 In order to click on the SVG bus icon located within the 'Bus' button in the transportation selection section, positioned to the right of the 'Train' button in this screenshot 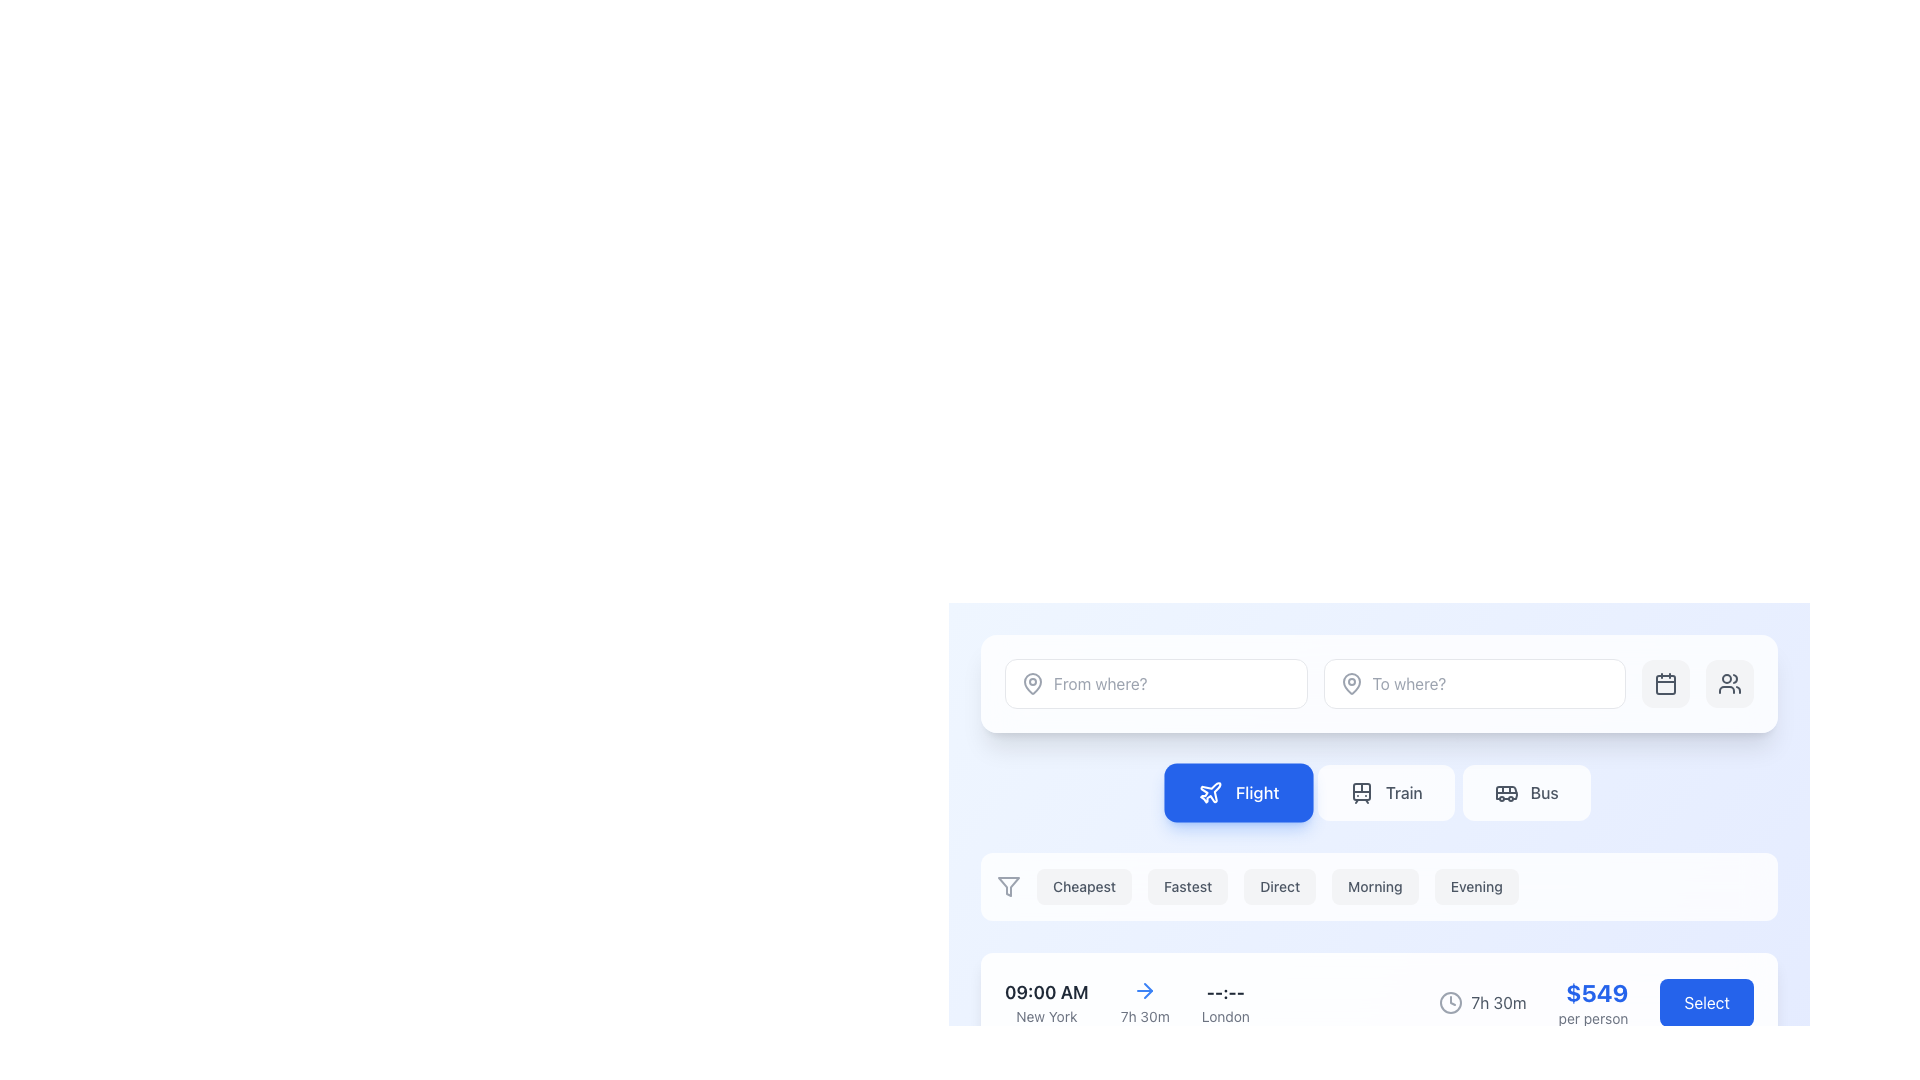, I will do `click(1506, 792)`.